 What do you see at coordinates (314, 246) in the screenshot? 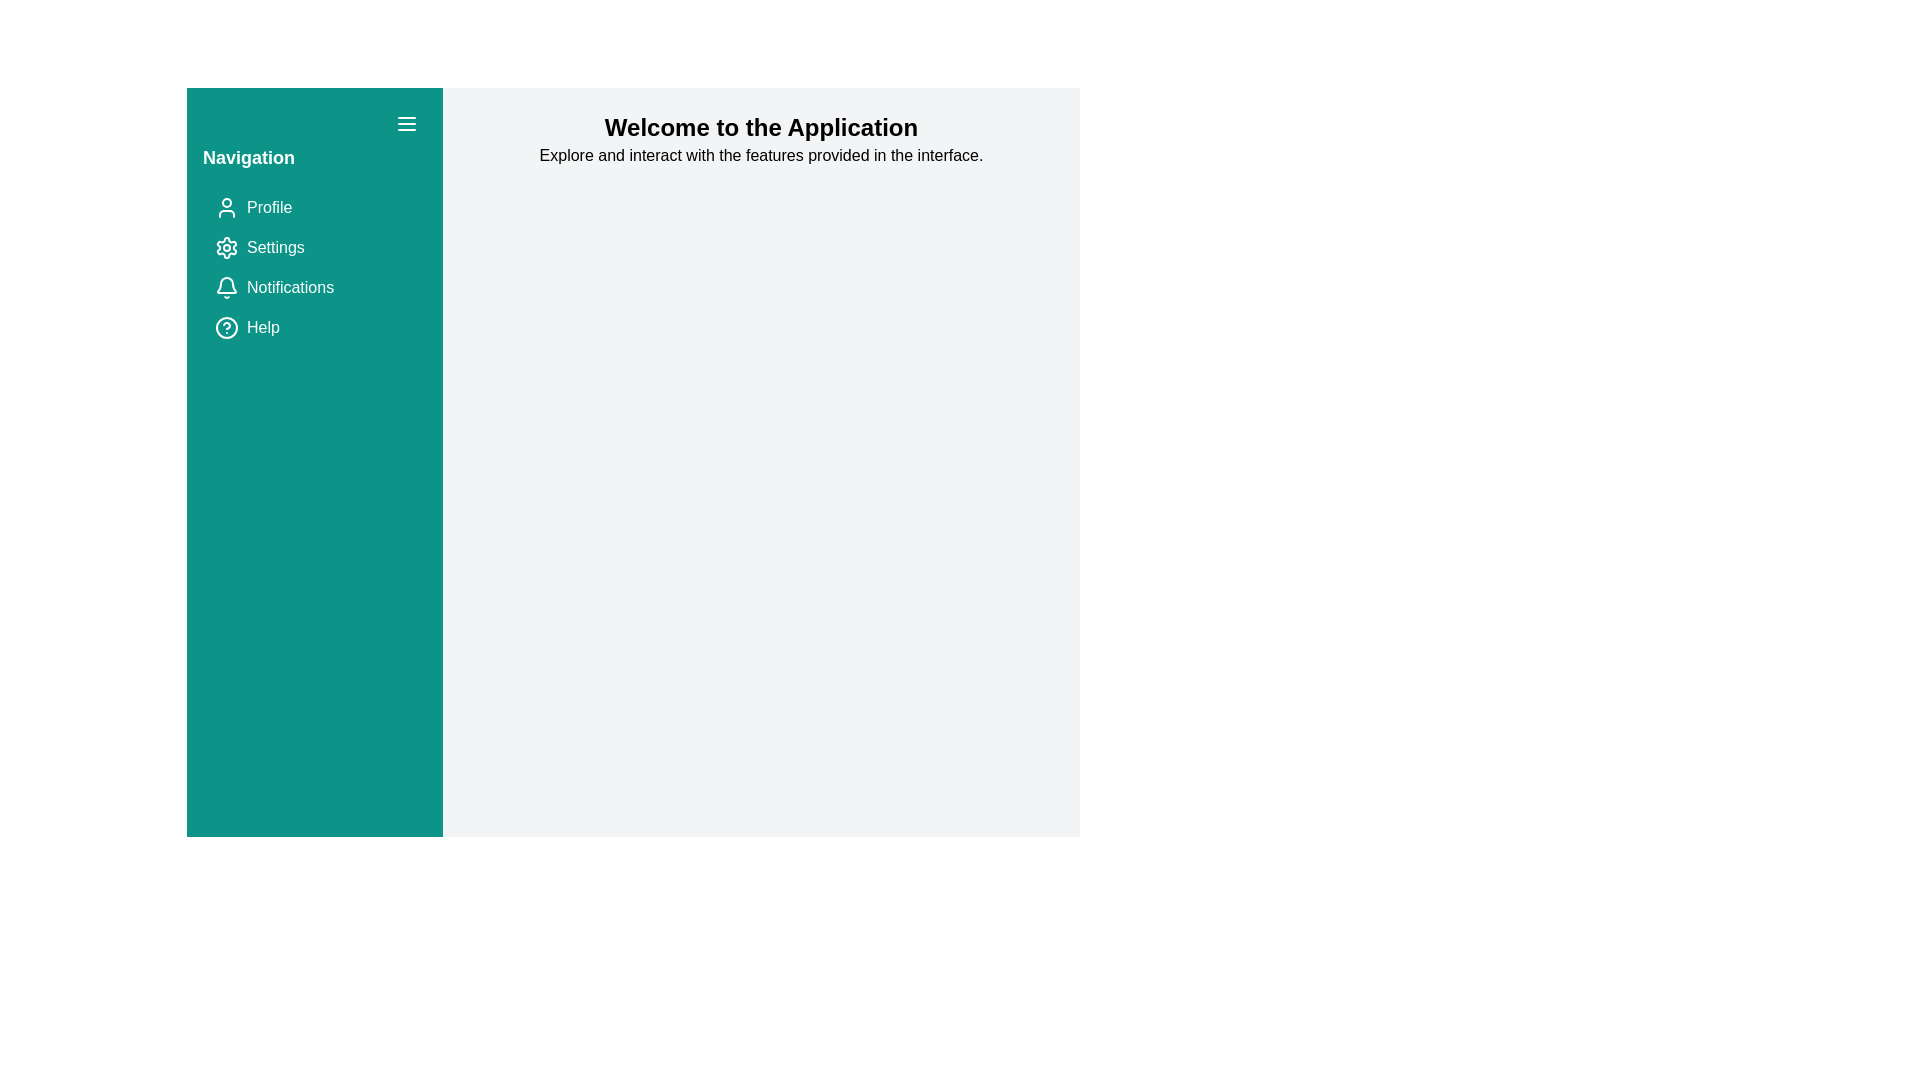
I see `the menu item labeled Settings` at bounding box center [314, 246].